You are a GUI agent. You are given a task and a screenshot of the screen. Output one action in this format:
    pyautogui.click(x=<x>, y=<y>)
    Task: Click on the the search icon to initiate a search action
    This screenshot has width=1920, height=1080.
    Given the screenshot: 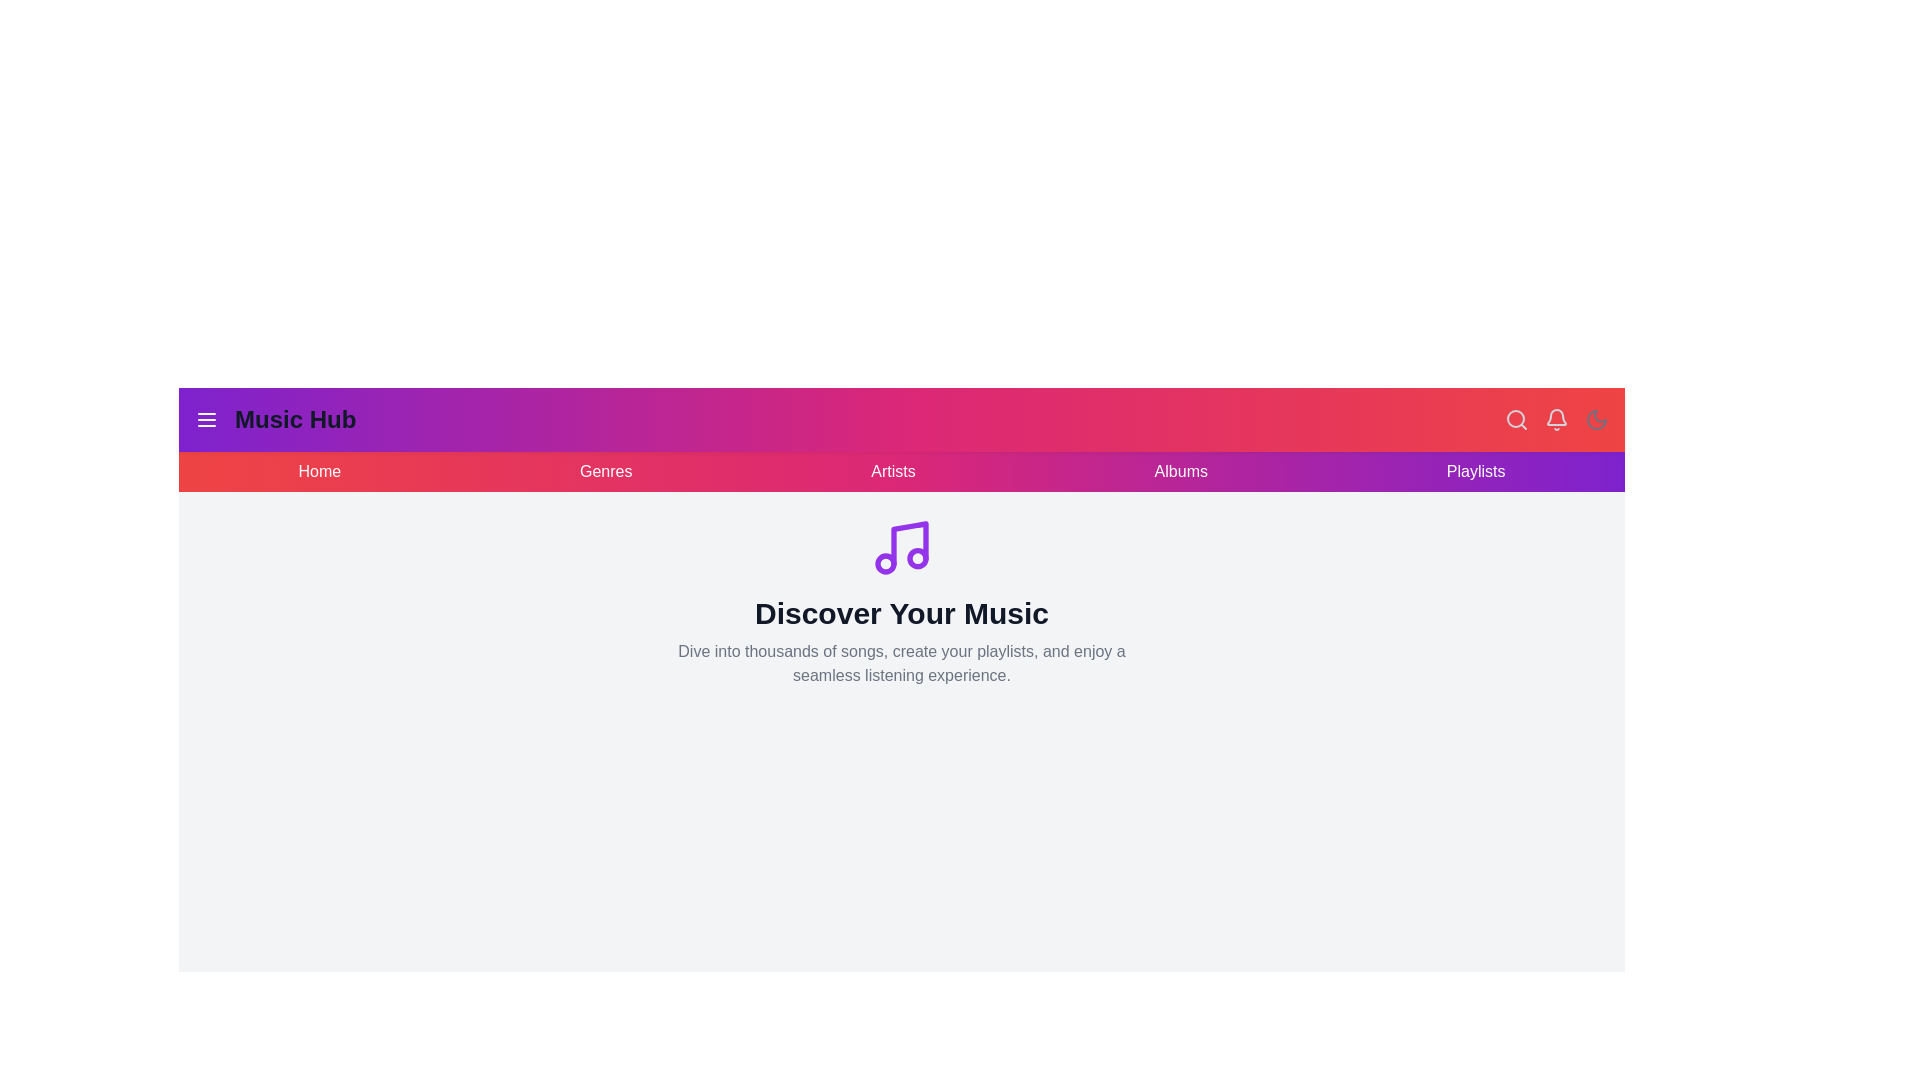 What is the action you would take?
    pyautogui.click(x=1516, y=419)
    